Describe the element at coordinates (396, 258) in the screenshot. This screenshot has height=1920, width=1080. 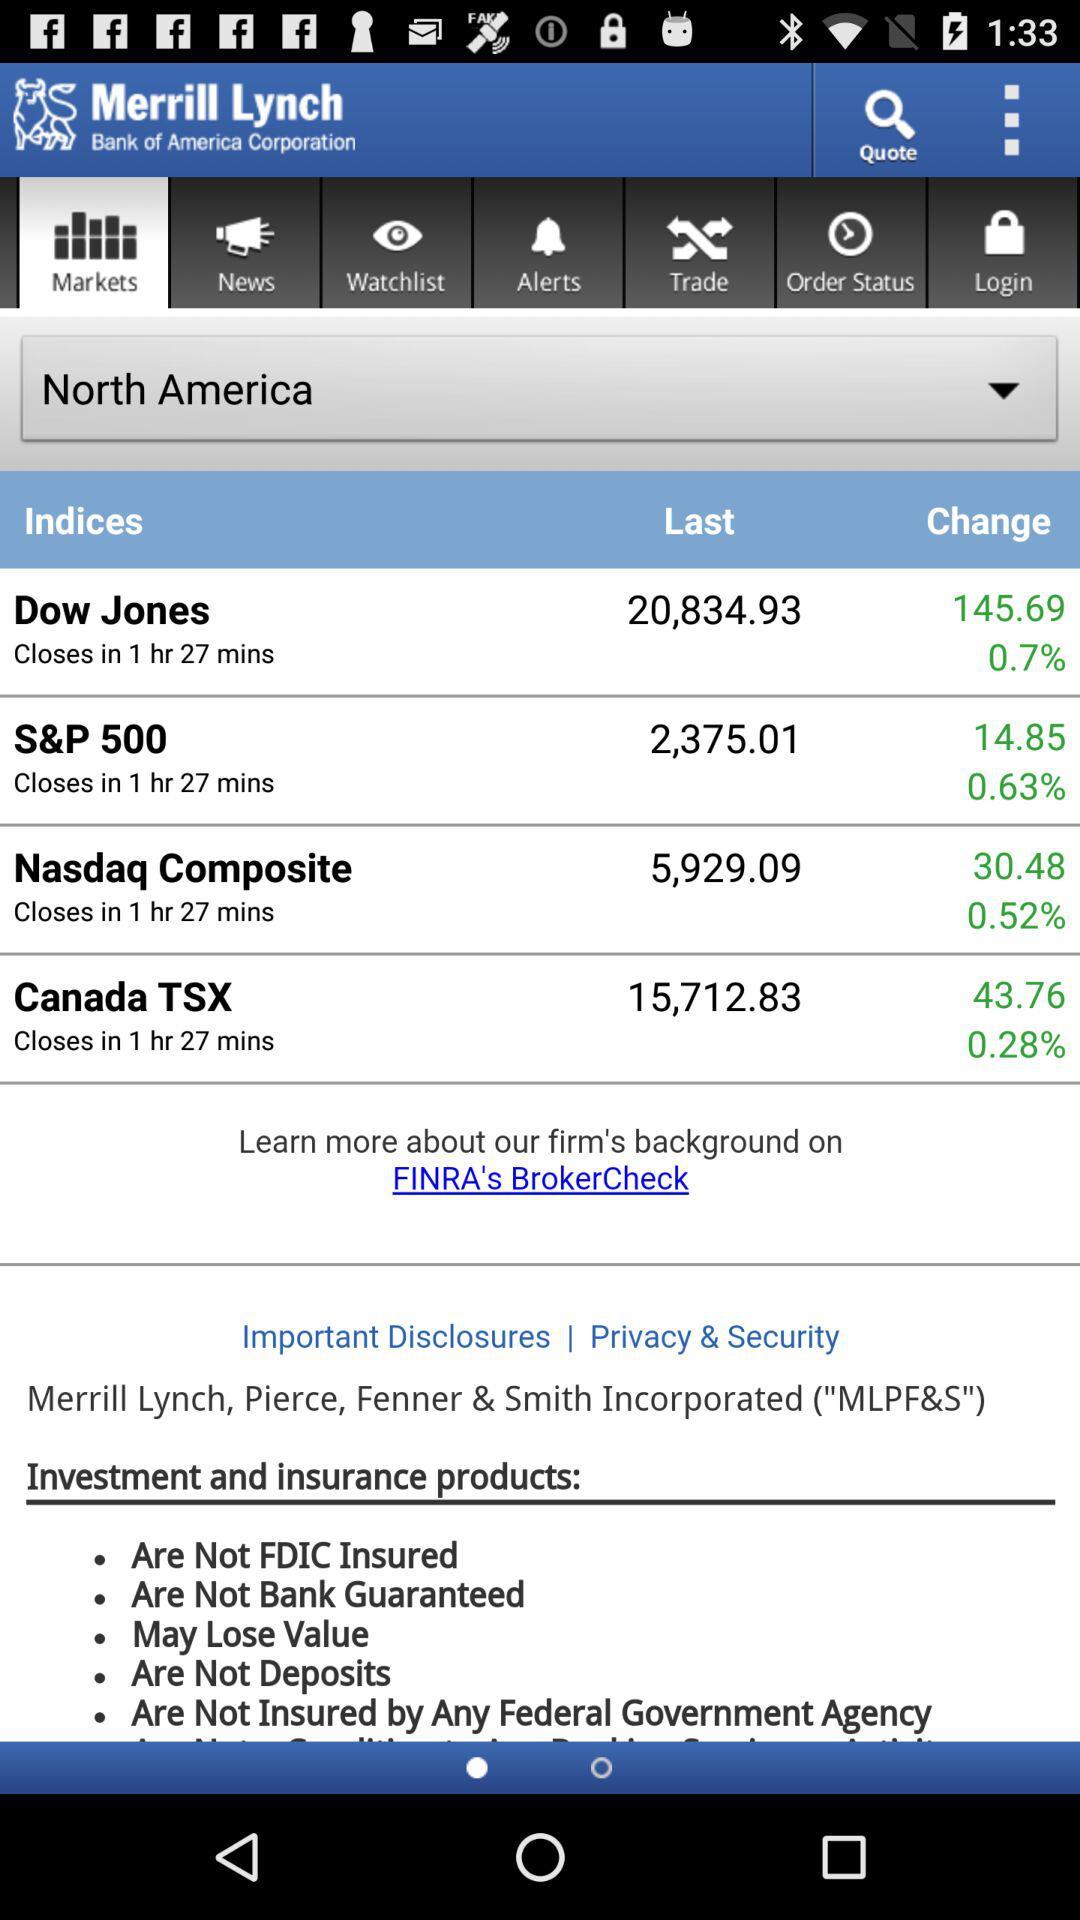
I see `the visibility icon` at that location.